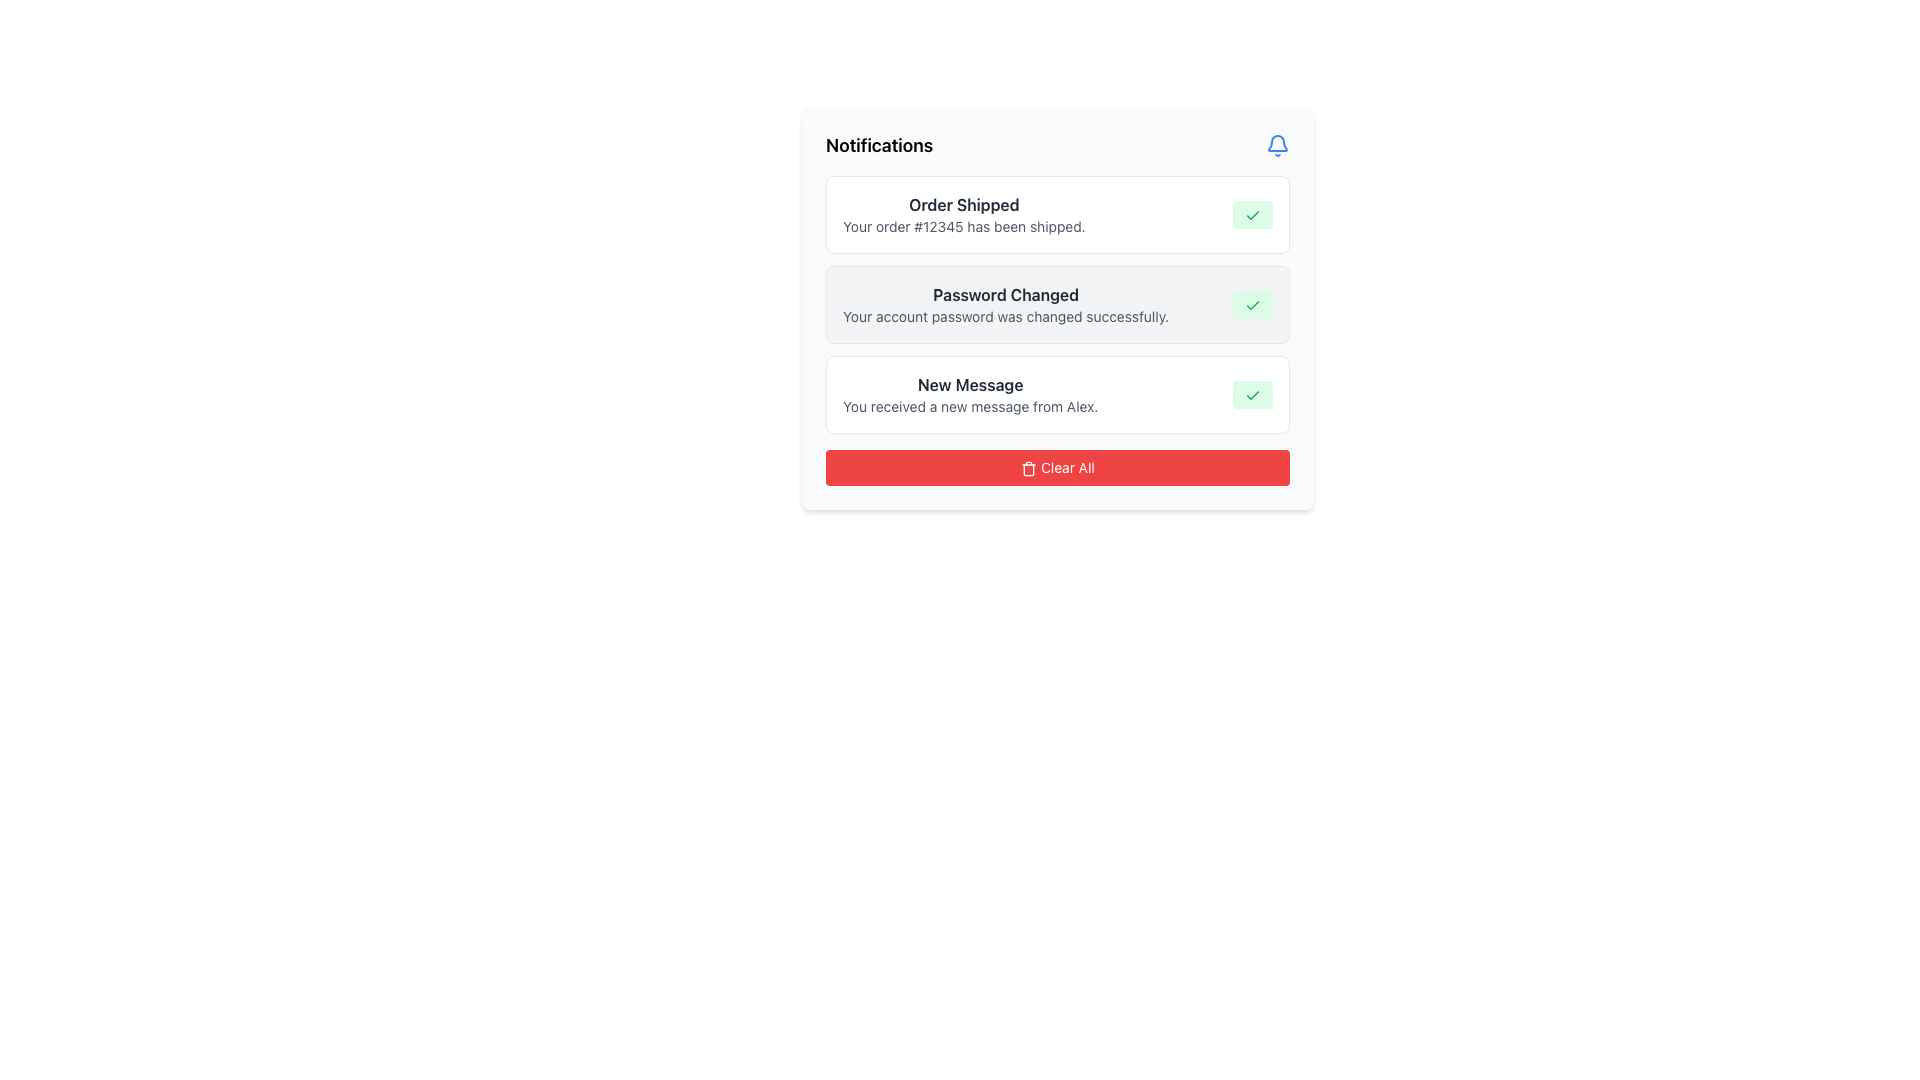 Image resolution: width=1920 pixels, height=1080 pixels. What do you see at coordinates (1029, 469) in the screenshot?
I see `the 'Clear All' icon located at the bottom of the visible notification panel` at bounding box center [1029, 469].